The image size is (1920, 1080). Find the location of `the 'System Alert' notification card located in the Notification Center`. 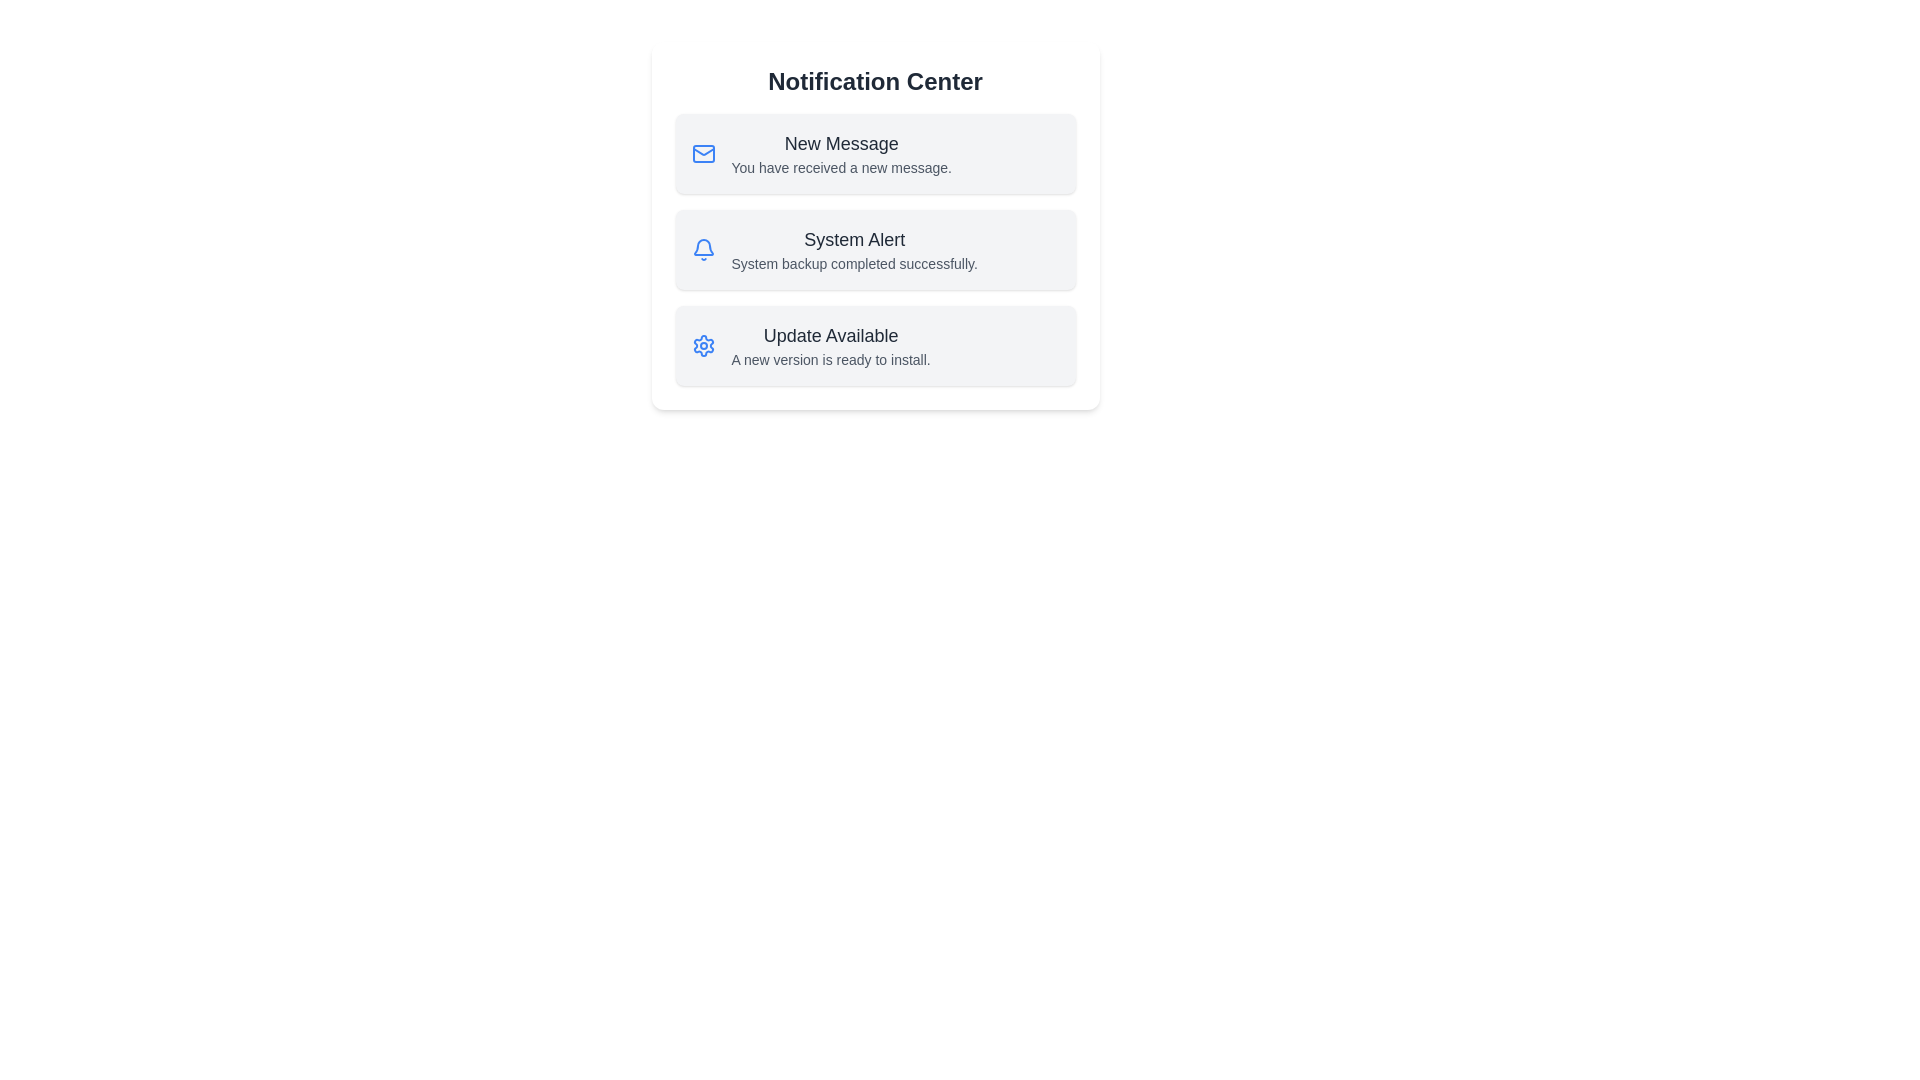

the 'System Alert' notification card located in the Notification Center is located at coordinates (875, 249).